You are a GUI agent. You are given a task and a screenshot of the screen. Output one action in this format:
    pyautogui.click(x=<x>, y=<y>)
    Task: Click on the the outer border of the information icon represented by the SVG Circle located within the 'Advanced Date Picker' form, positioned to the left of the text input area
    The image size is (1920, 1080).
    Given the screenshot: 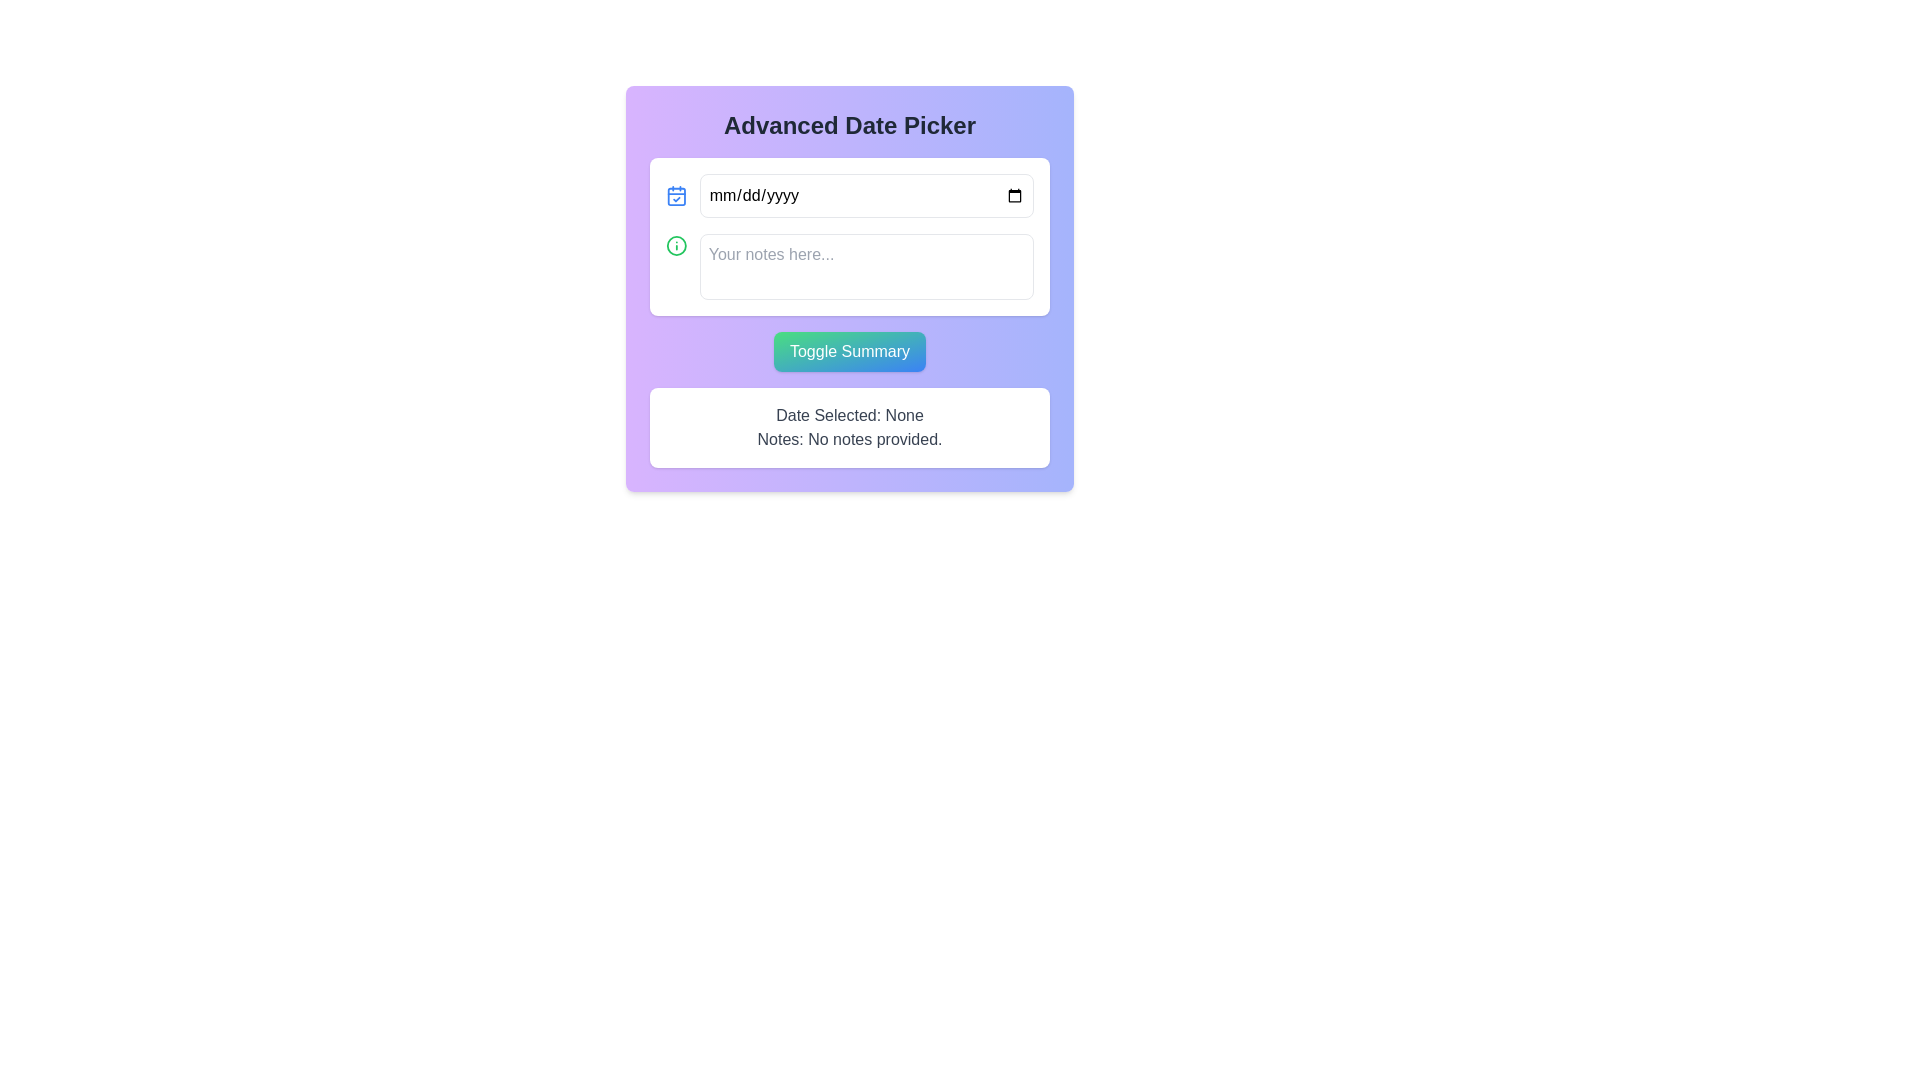 What is the action you would take?
    pyautogui.click(x=676, y=245)
    